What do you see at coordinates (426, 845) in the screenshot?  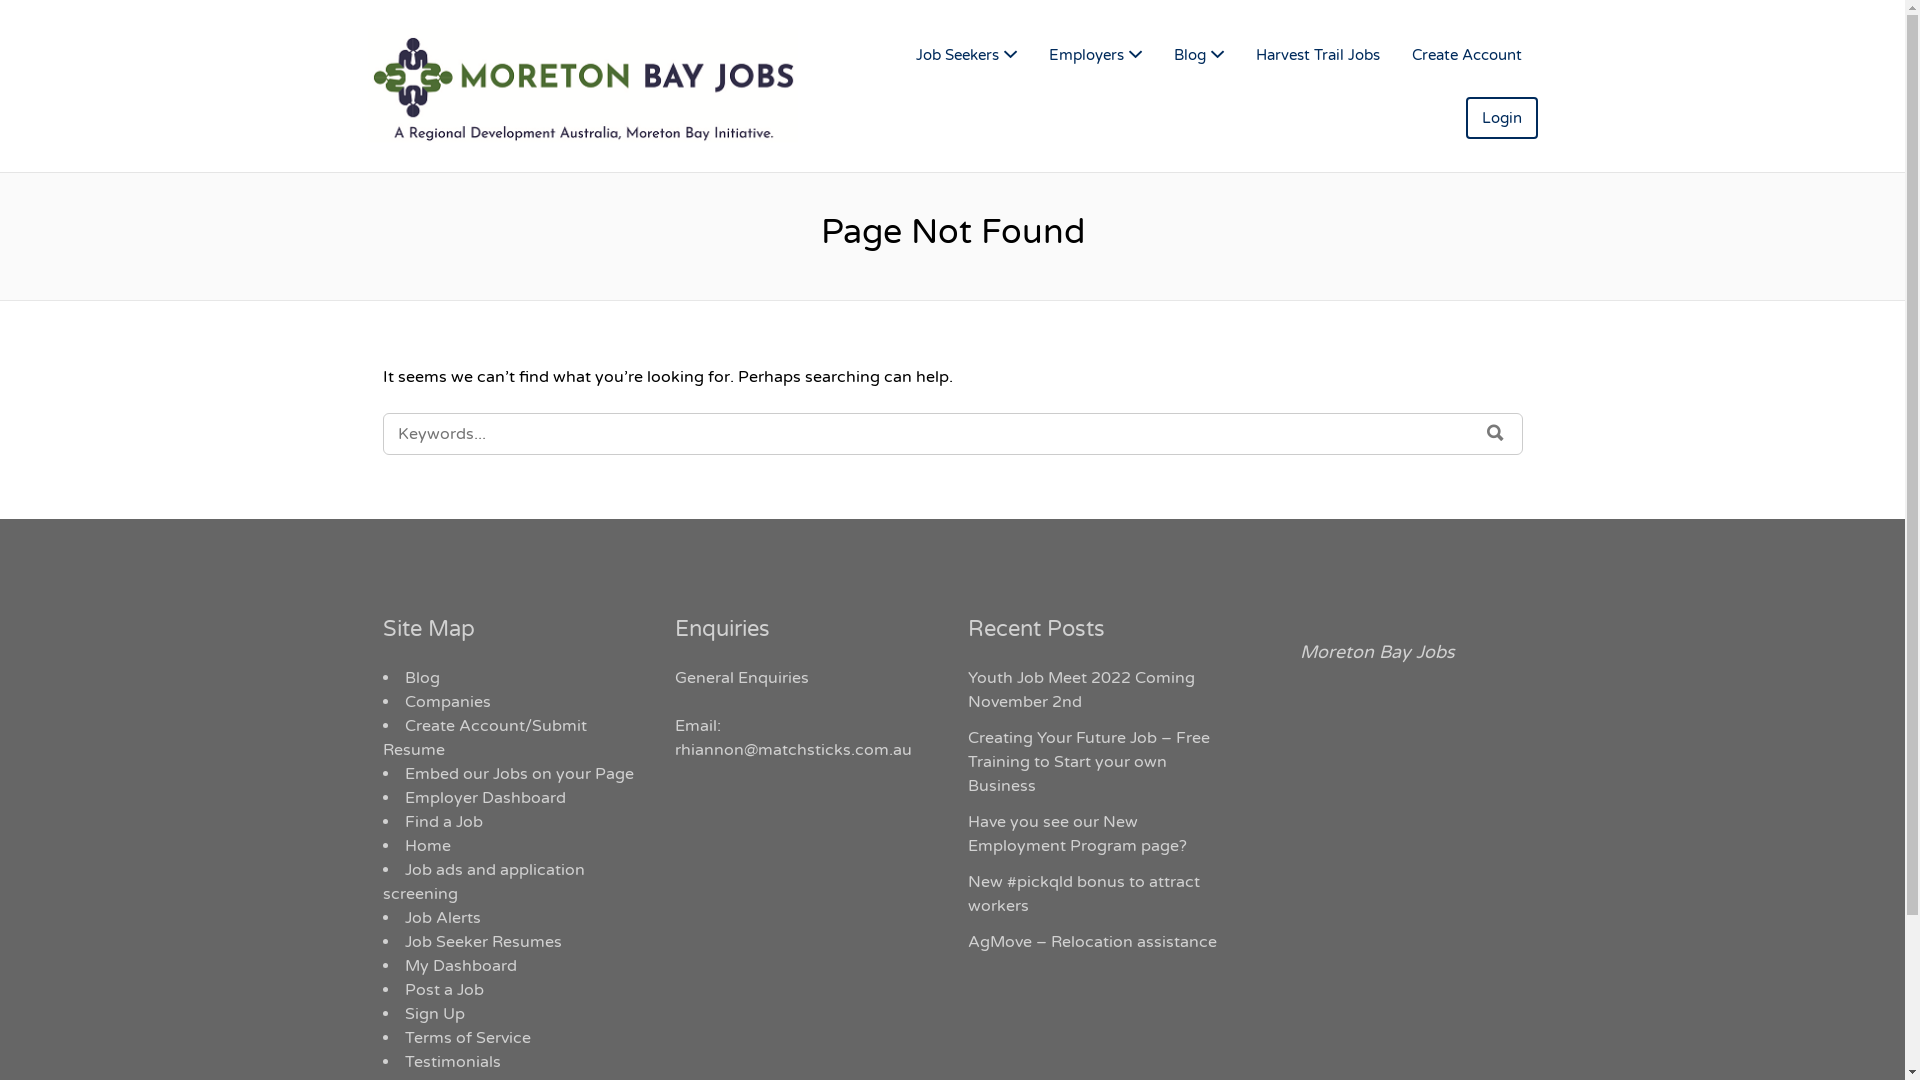 I see `'Home'` at bounding box center [426, 845].